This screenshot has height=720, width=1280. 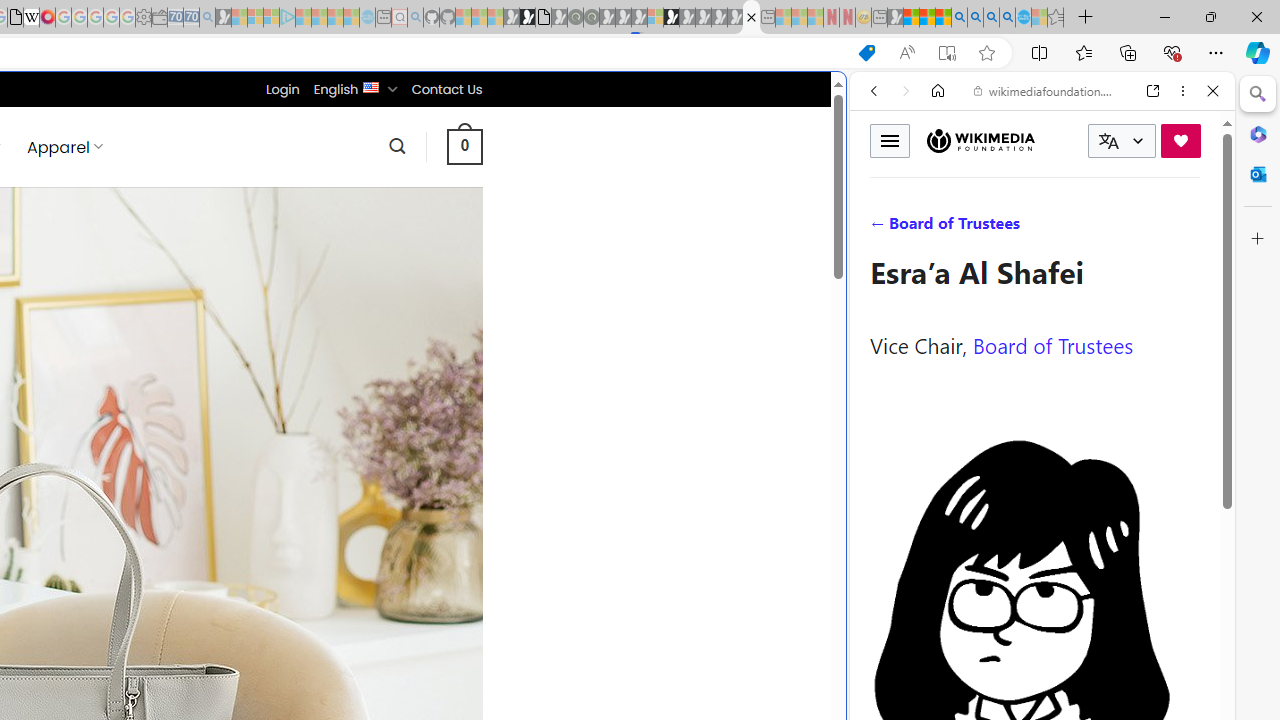 I want to click on 'MSN - Sleeping', so click(x=894, y=17).